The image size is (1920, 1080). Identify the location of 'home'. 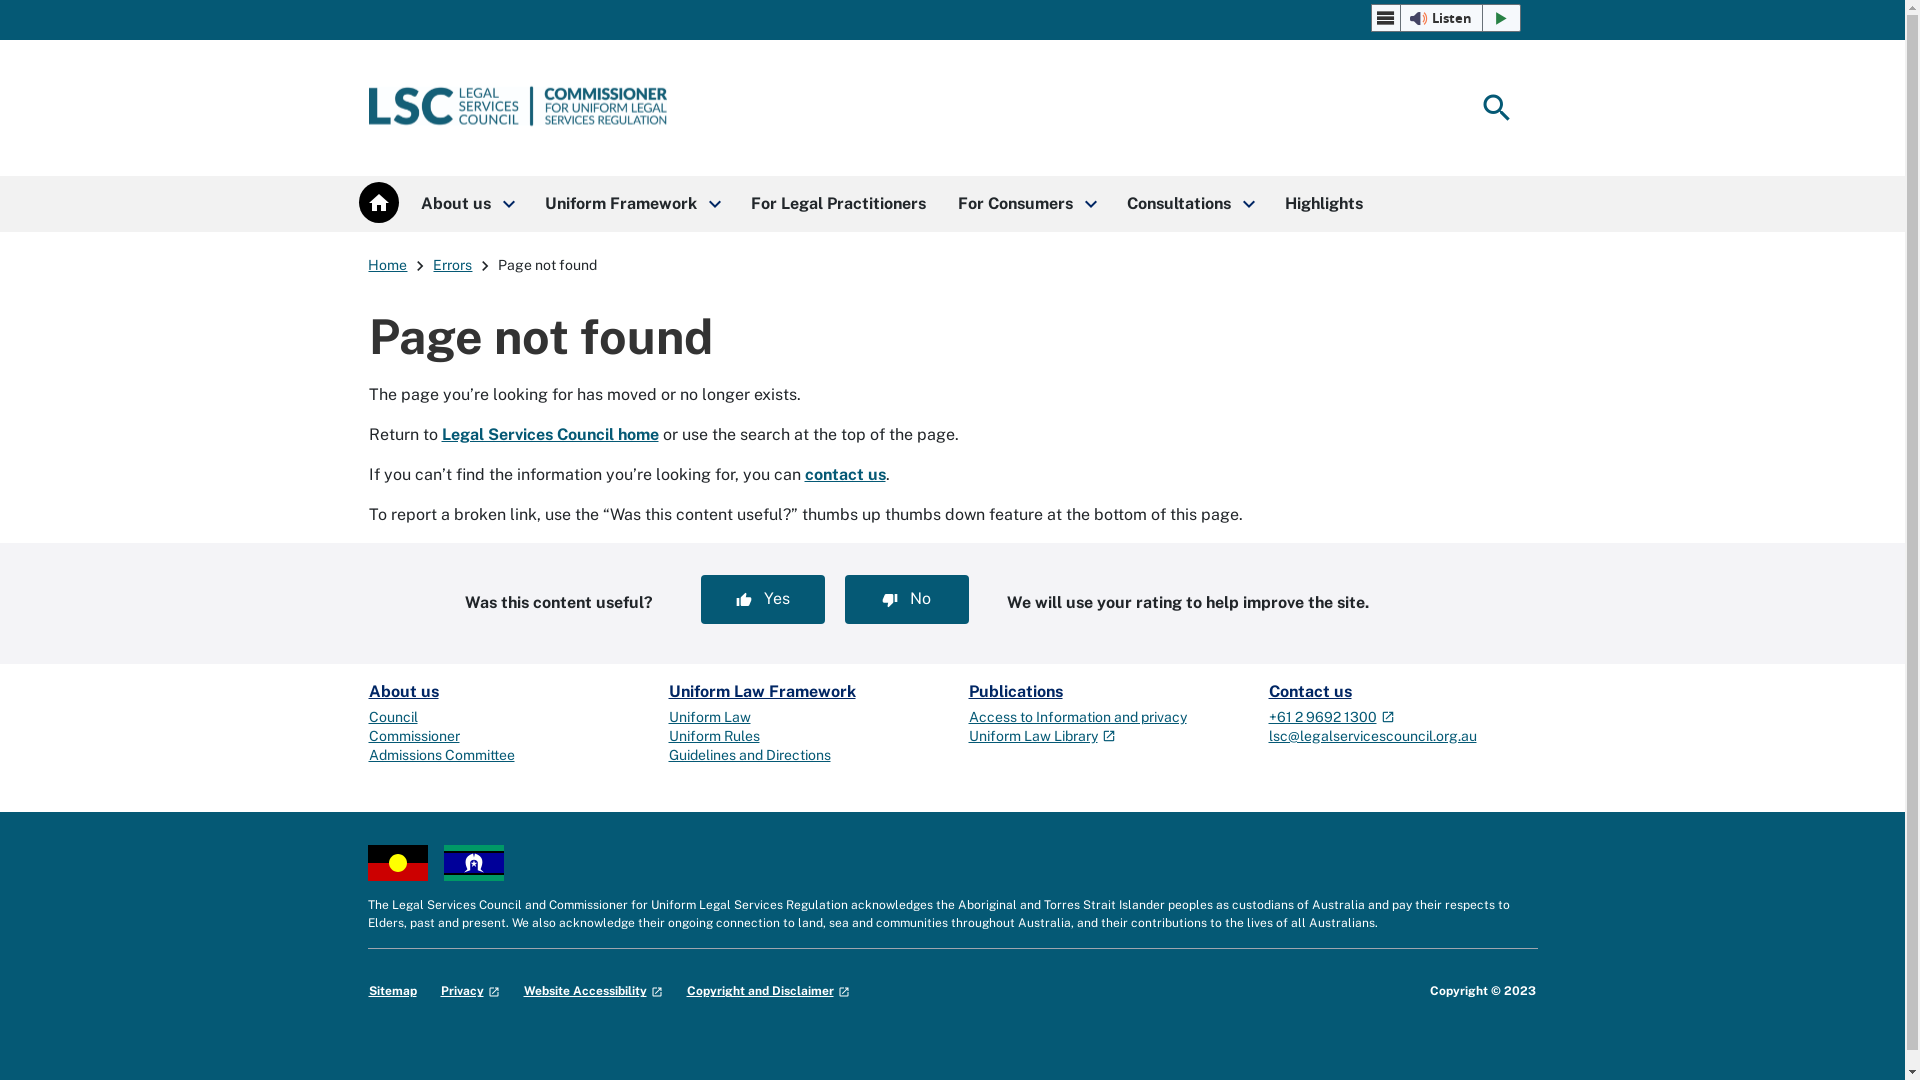
(378, 202).